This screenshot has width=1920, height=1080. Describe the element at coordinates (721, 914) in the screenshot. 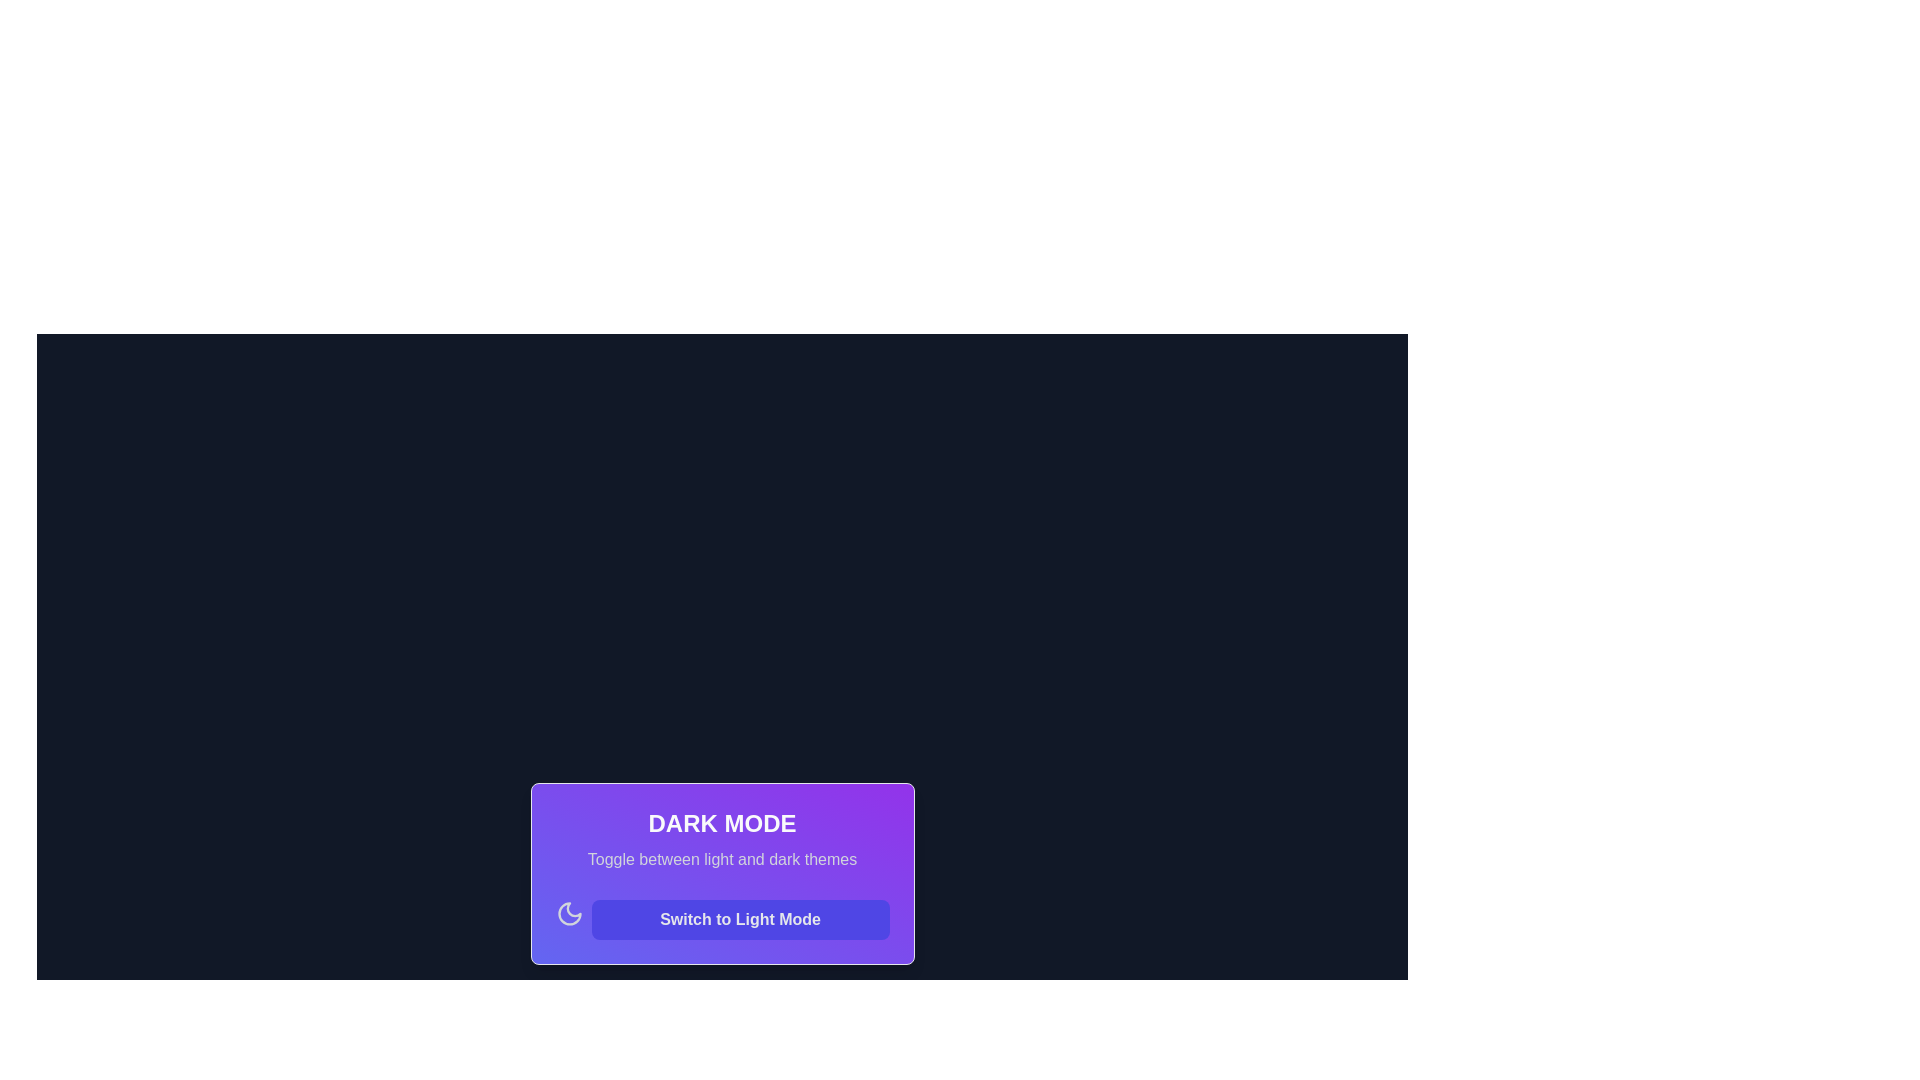

I see `the button that activates the light mode theme, positioned below the text 'Toggle between light and dark themes'` at that location.